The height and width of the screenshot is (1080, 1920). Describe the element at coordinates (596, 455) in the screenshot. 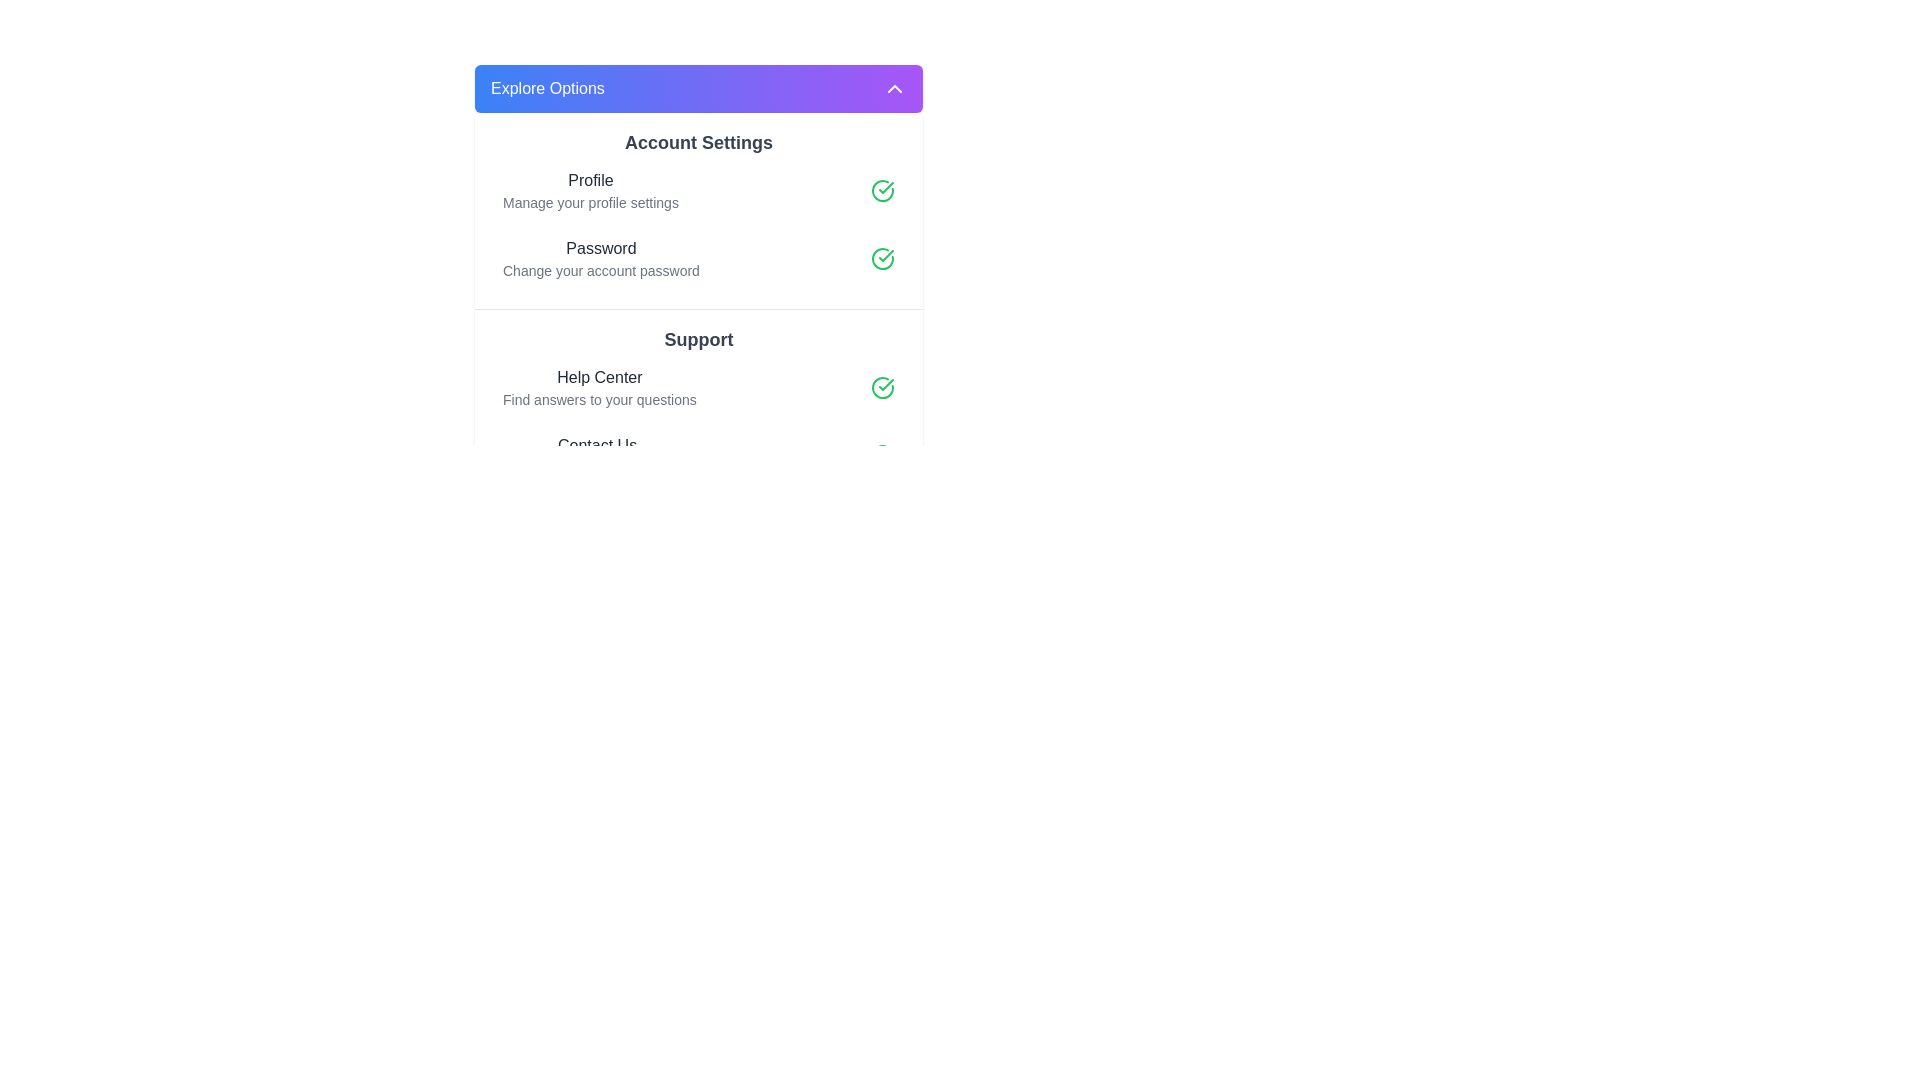

I see `the 'Contact Us' text block located under the 'Support' section` at that location.